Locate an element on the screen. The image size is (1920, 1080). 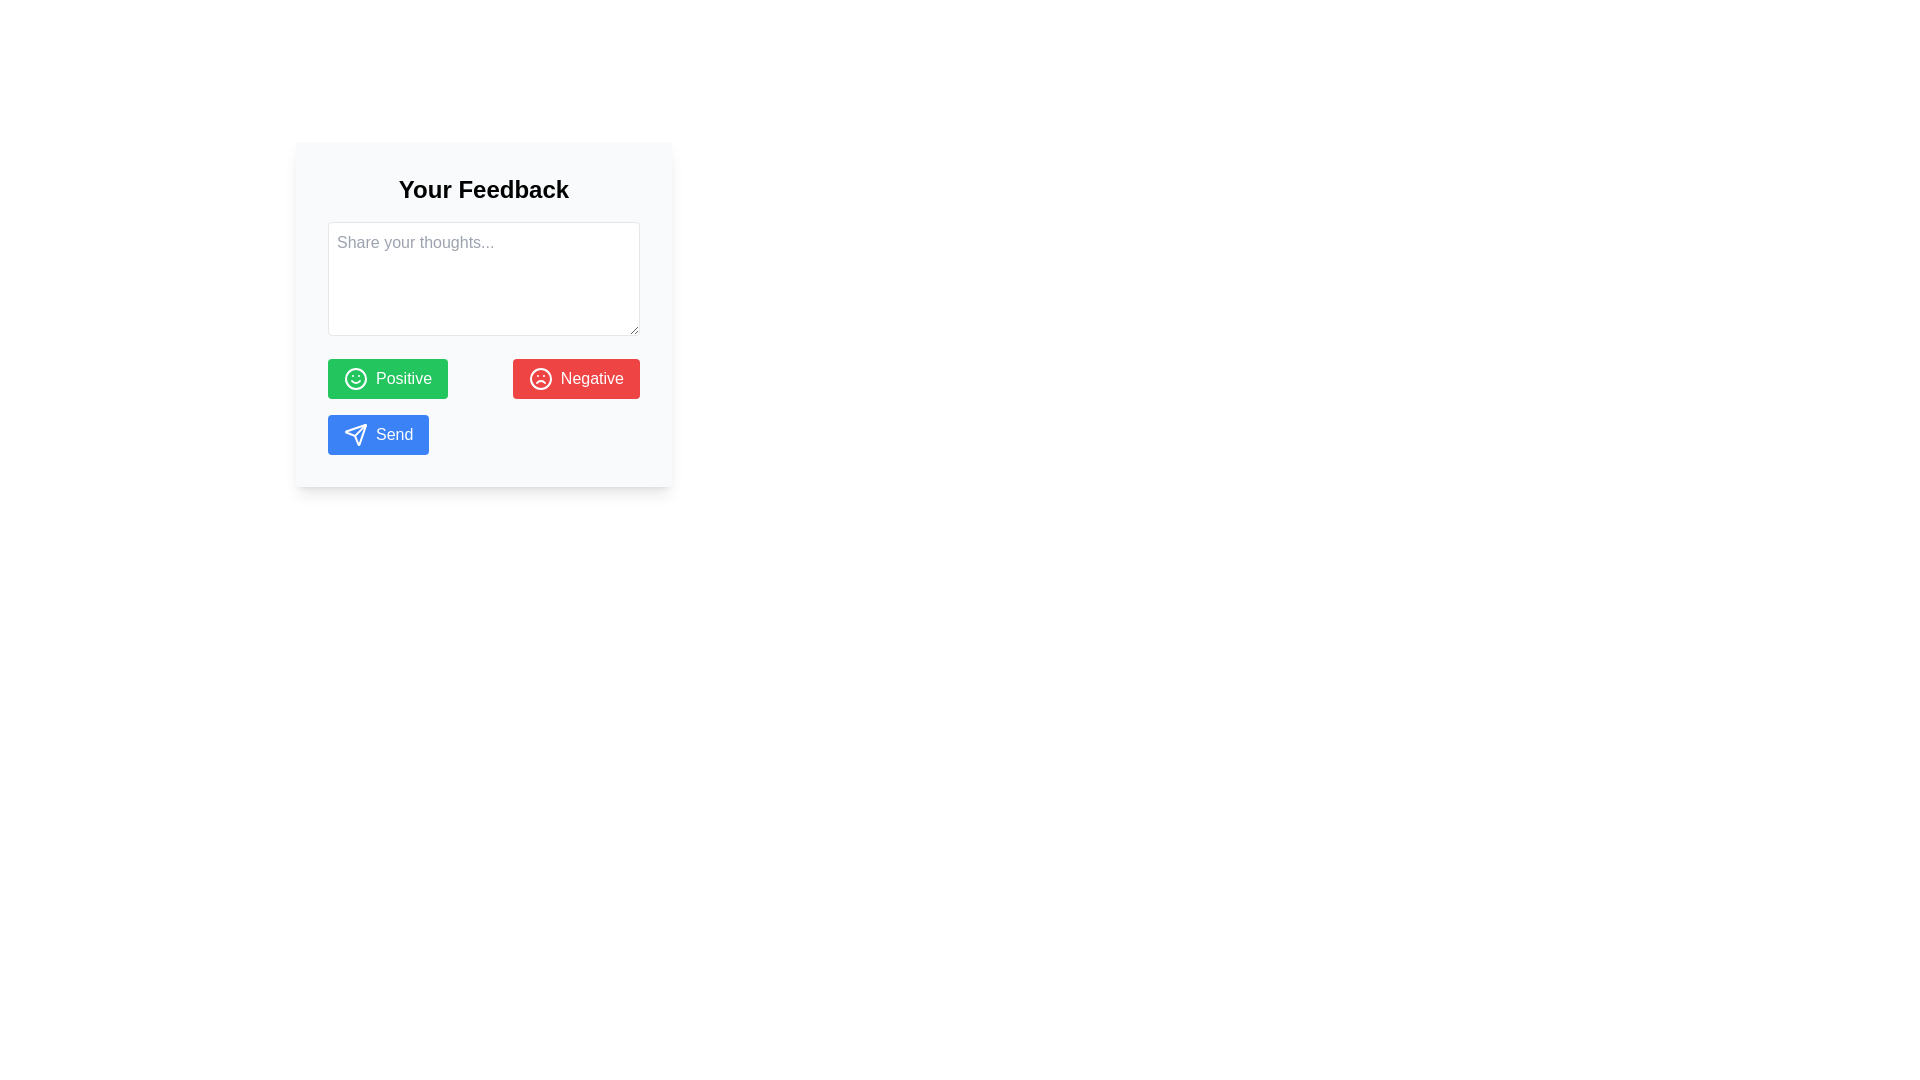
the 'Send' button, which is a rectangular button with white text on a blue background and a paper plane icon, located in the lower section of the feedback form is located at coordinates (378, 434).